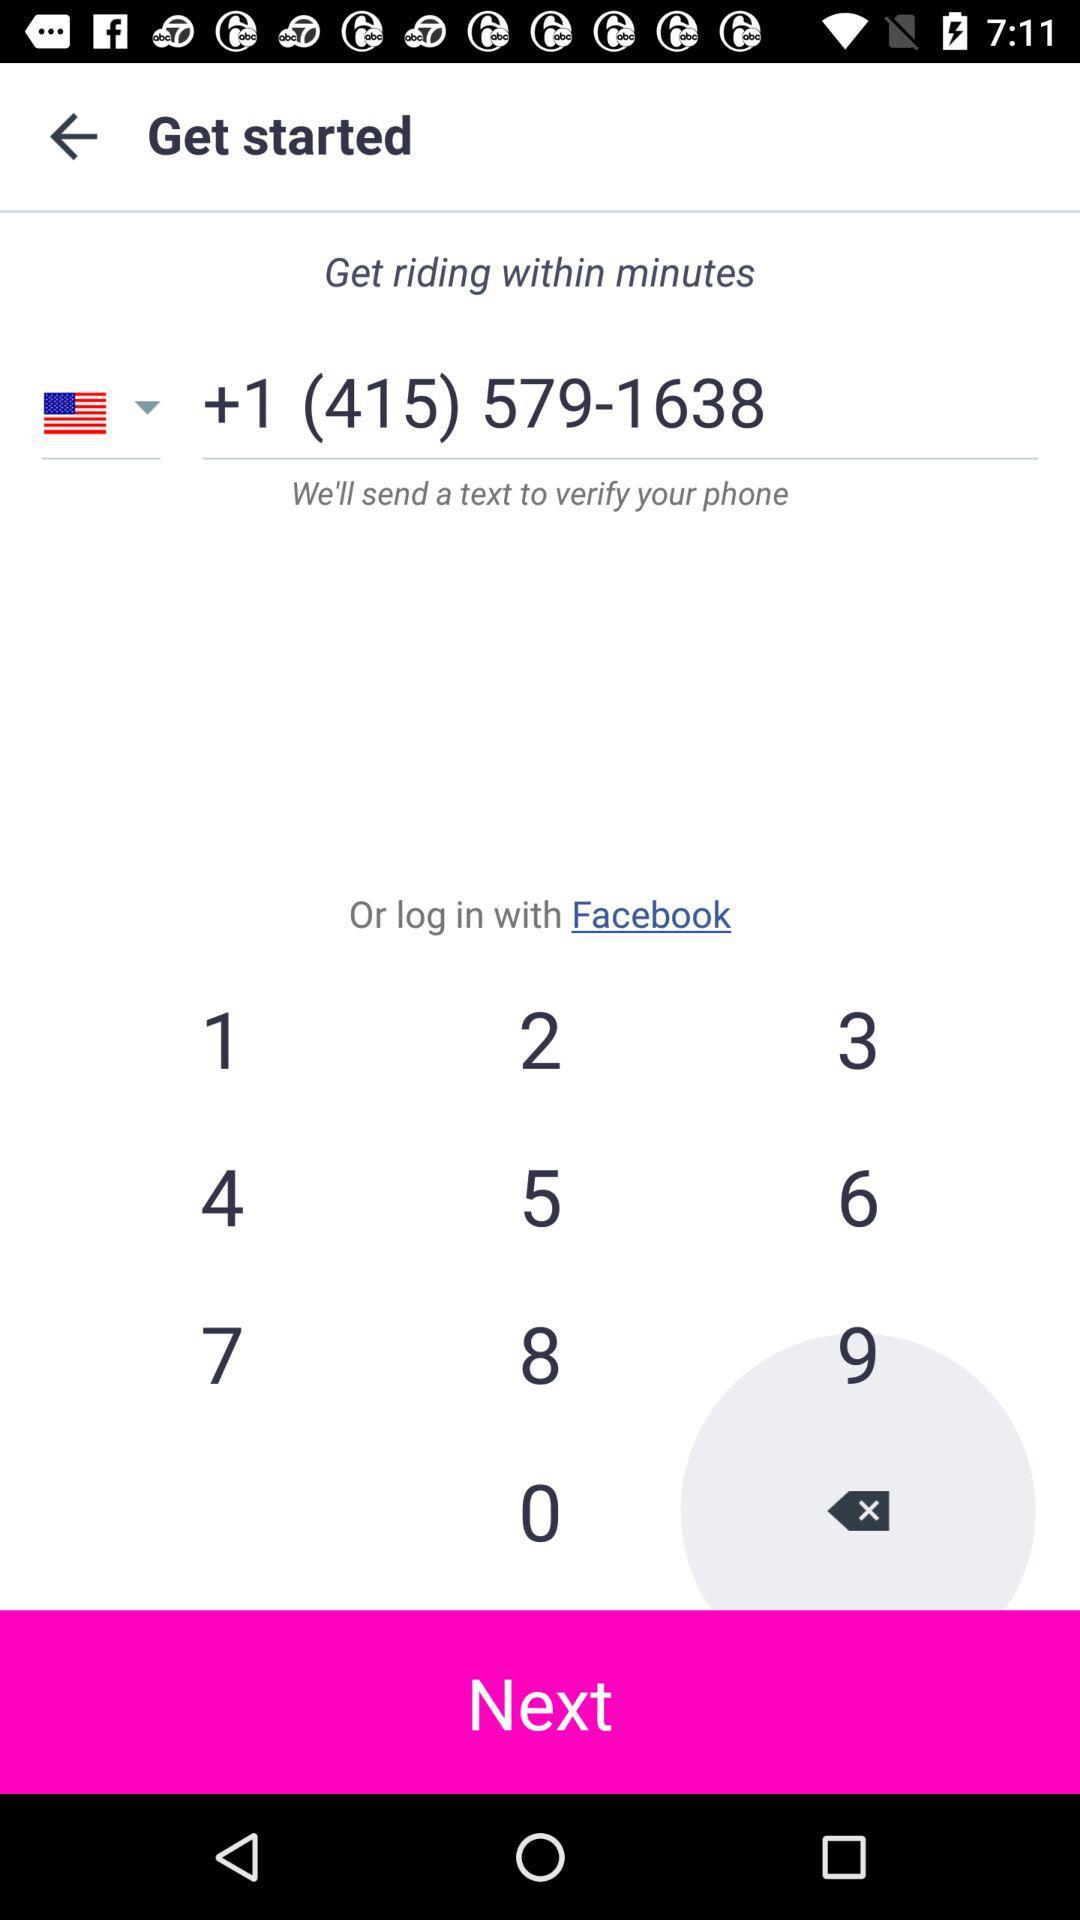 Image resolution: width=1080 pixels, height=1920 pixels. Describe the element at coordinates (532, 393) in the screenshot. I see `item below the get riding within item` at that location.